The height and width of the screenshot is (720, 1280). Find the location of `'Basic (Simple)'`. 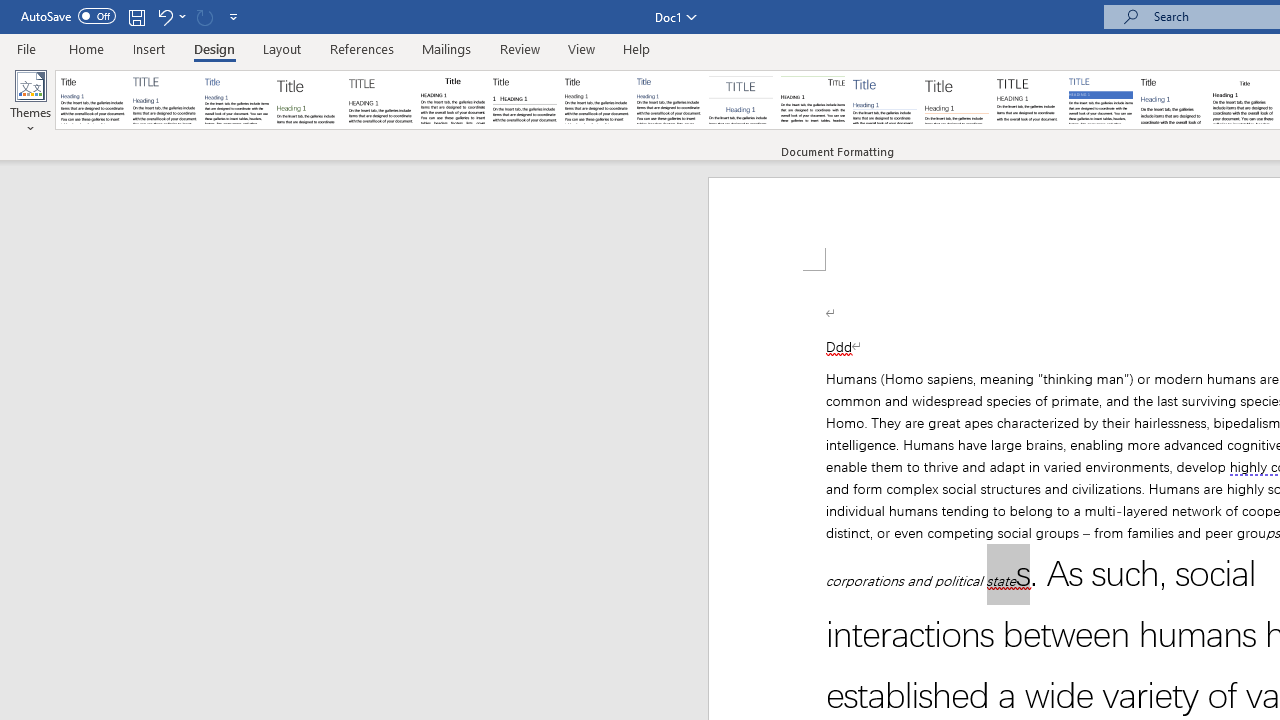

'Basic (Simple)' is located at coordinates (236, 100).